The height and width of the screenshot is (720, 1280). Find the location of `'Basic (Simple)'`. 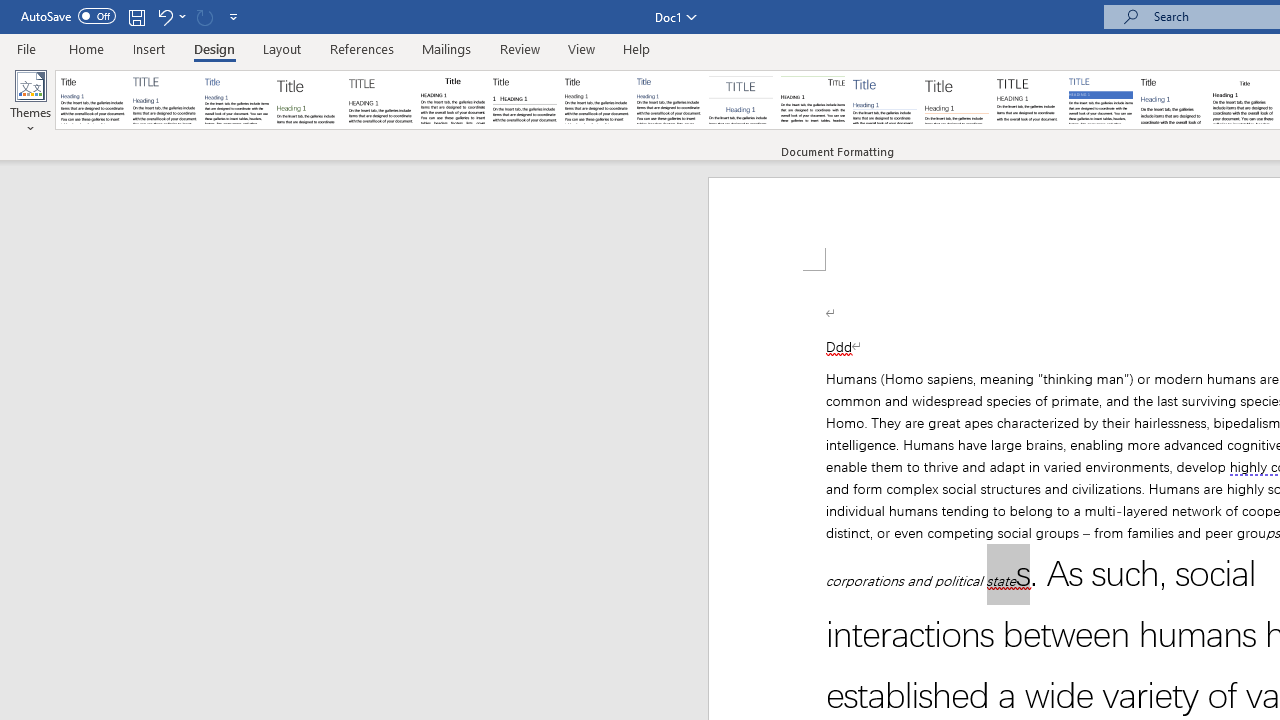

'Basic (Simple)' is located at coordinates (236, 100).